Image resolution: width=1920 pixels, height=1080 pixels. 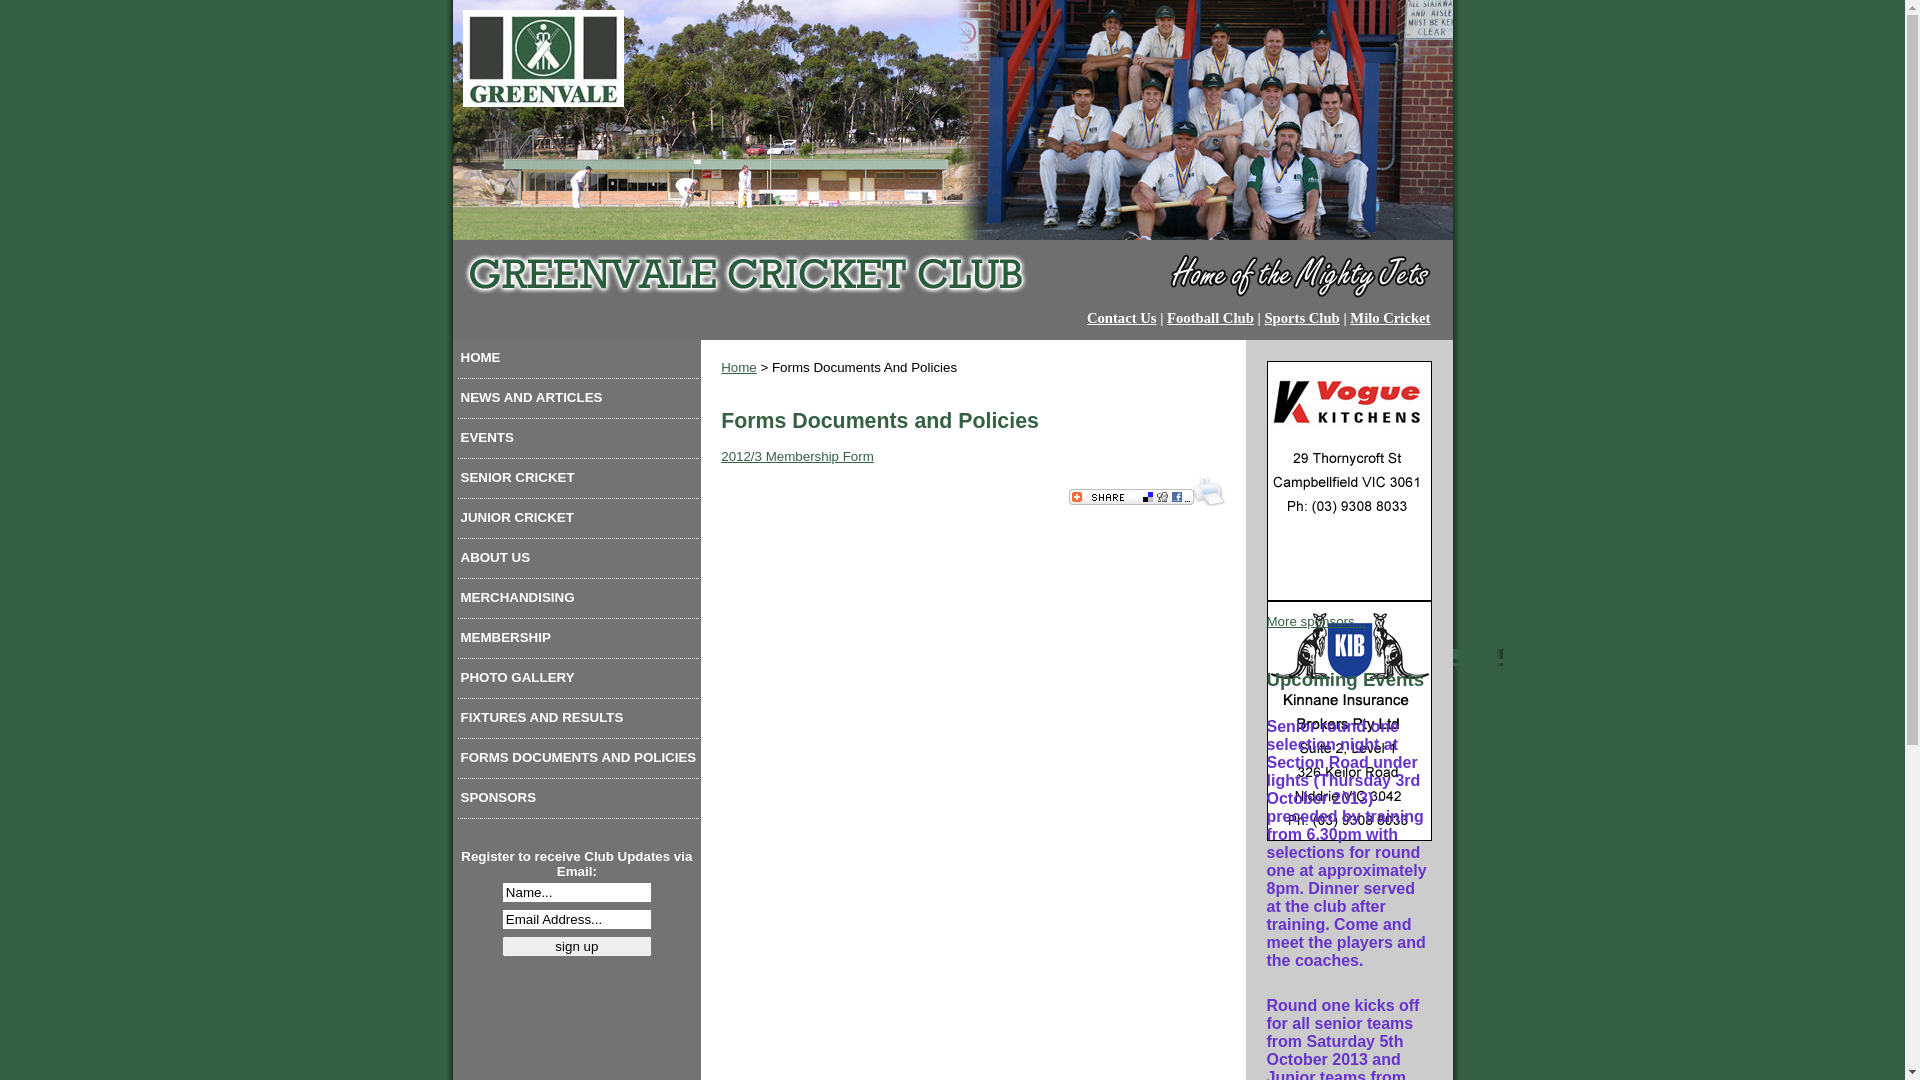 What do you see at coordinates (1194, 503) in the screenshot?
I see `'Print this Page'` at bounding box center [1194, 503].